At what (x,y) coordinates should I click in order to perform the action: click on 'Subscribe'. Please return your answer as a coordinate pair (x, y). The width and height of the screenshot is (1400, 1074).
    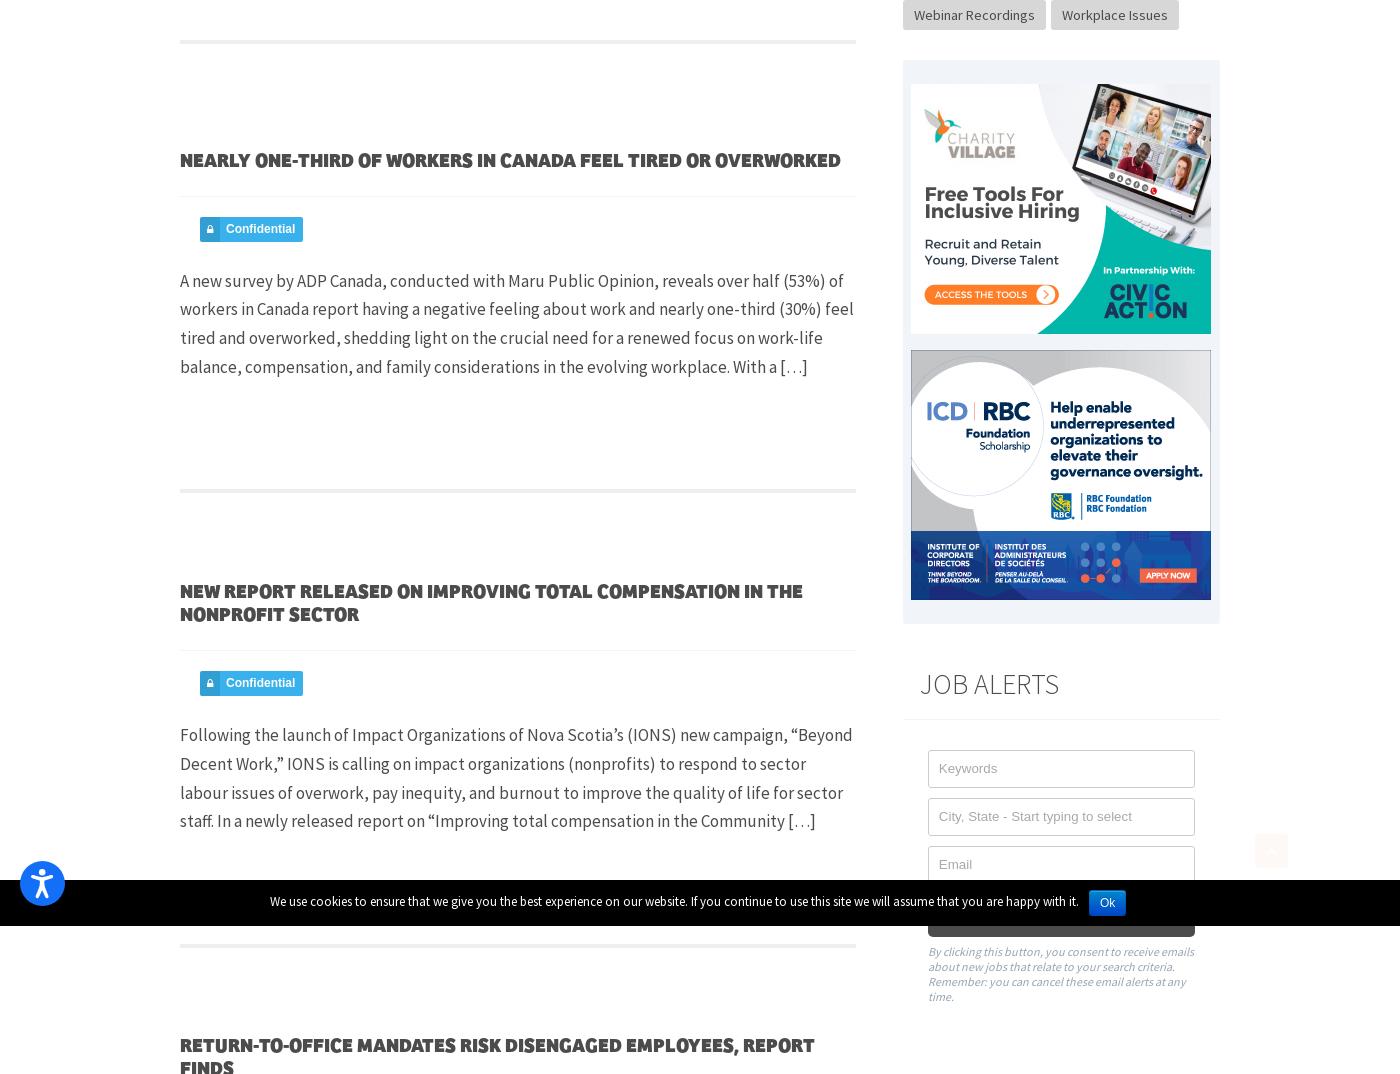
    Looking at the image, I should click on (1021, 916).